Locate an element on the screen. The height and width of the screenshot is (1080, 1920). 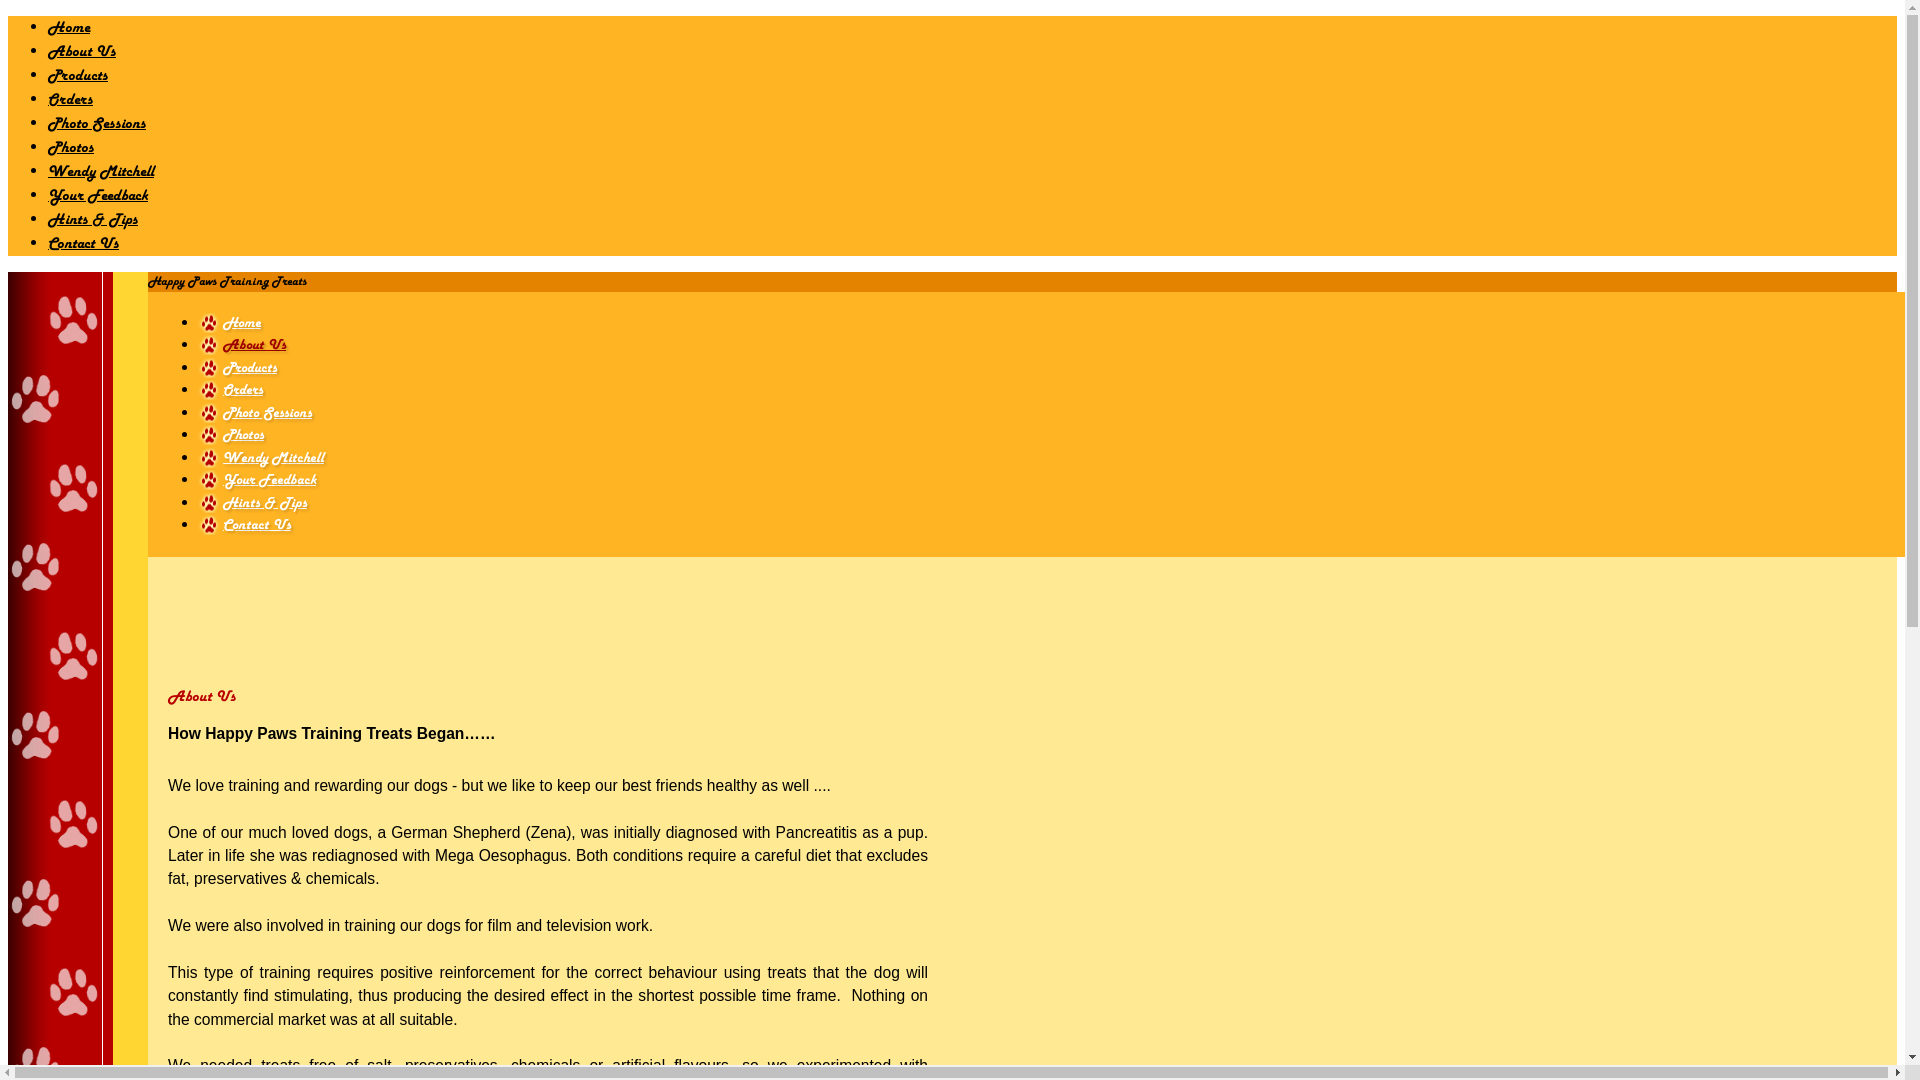
'Photos' is located at coordinates (230, 434).